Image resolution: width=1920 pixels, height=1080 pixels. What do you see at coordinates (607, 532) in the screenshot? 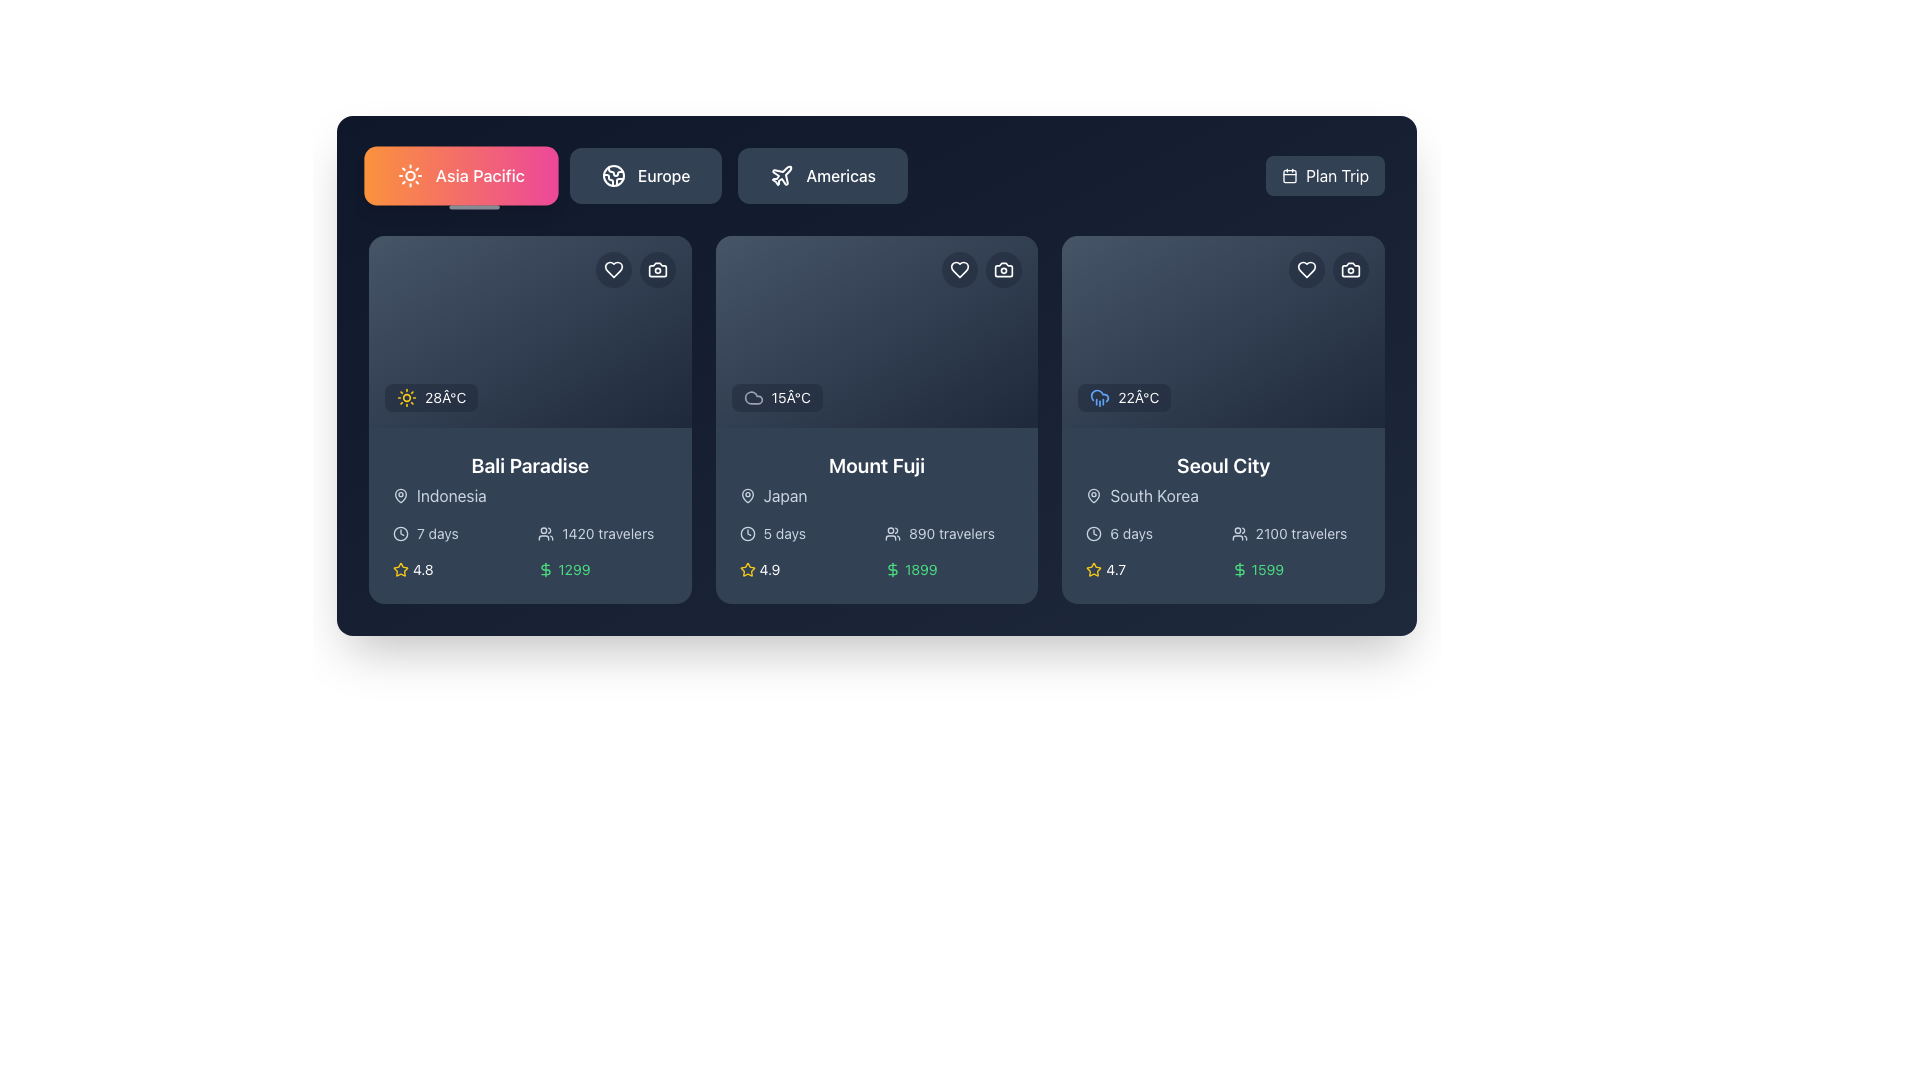
I see `the text label displaying '1420 travelers' located at the bottom-right part of the 'Bali Paradise' card for accessibility purposes` at bounding box center [607, 532].